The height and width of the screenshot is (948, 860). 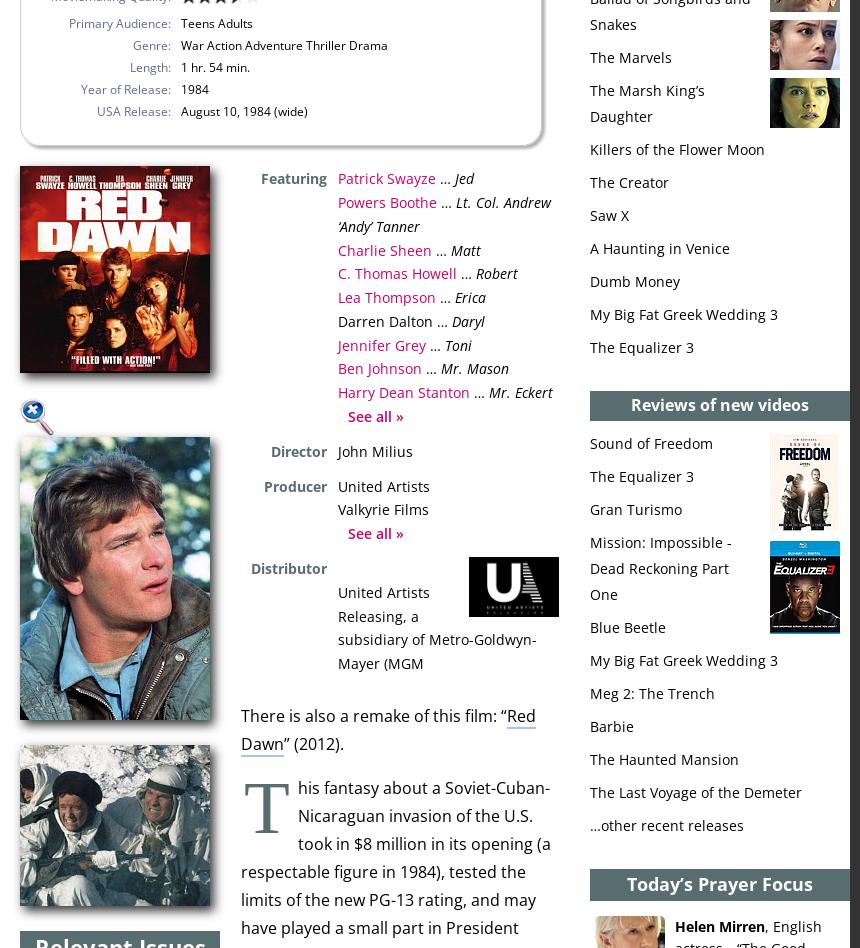 I want to click on 'Robert', so click(x=476, y=273).